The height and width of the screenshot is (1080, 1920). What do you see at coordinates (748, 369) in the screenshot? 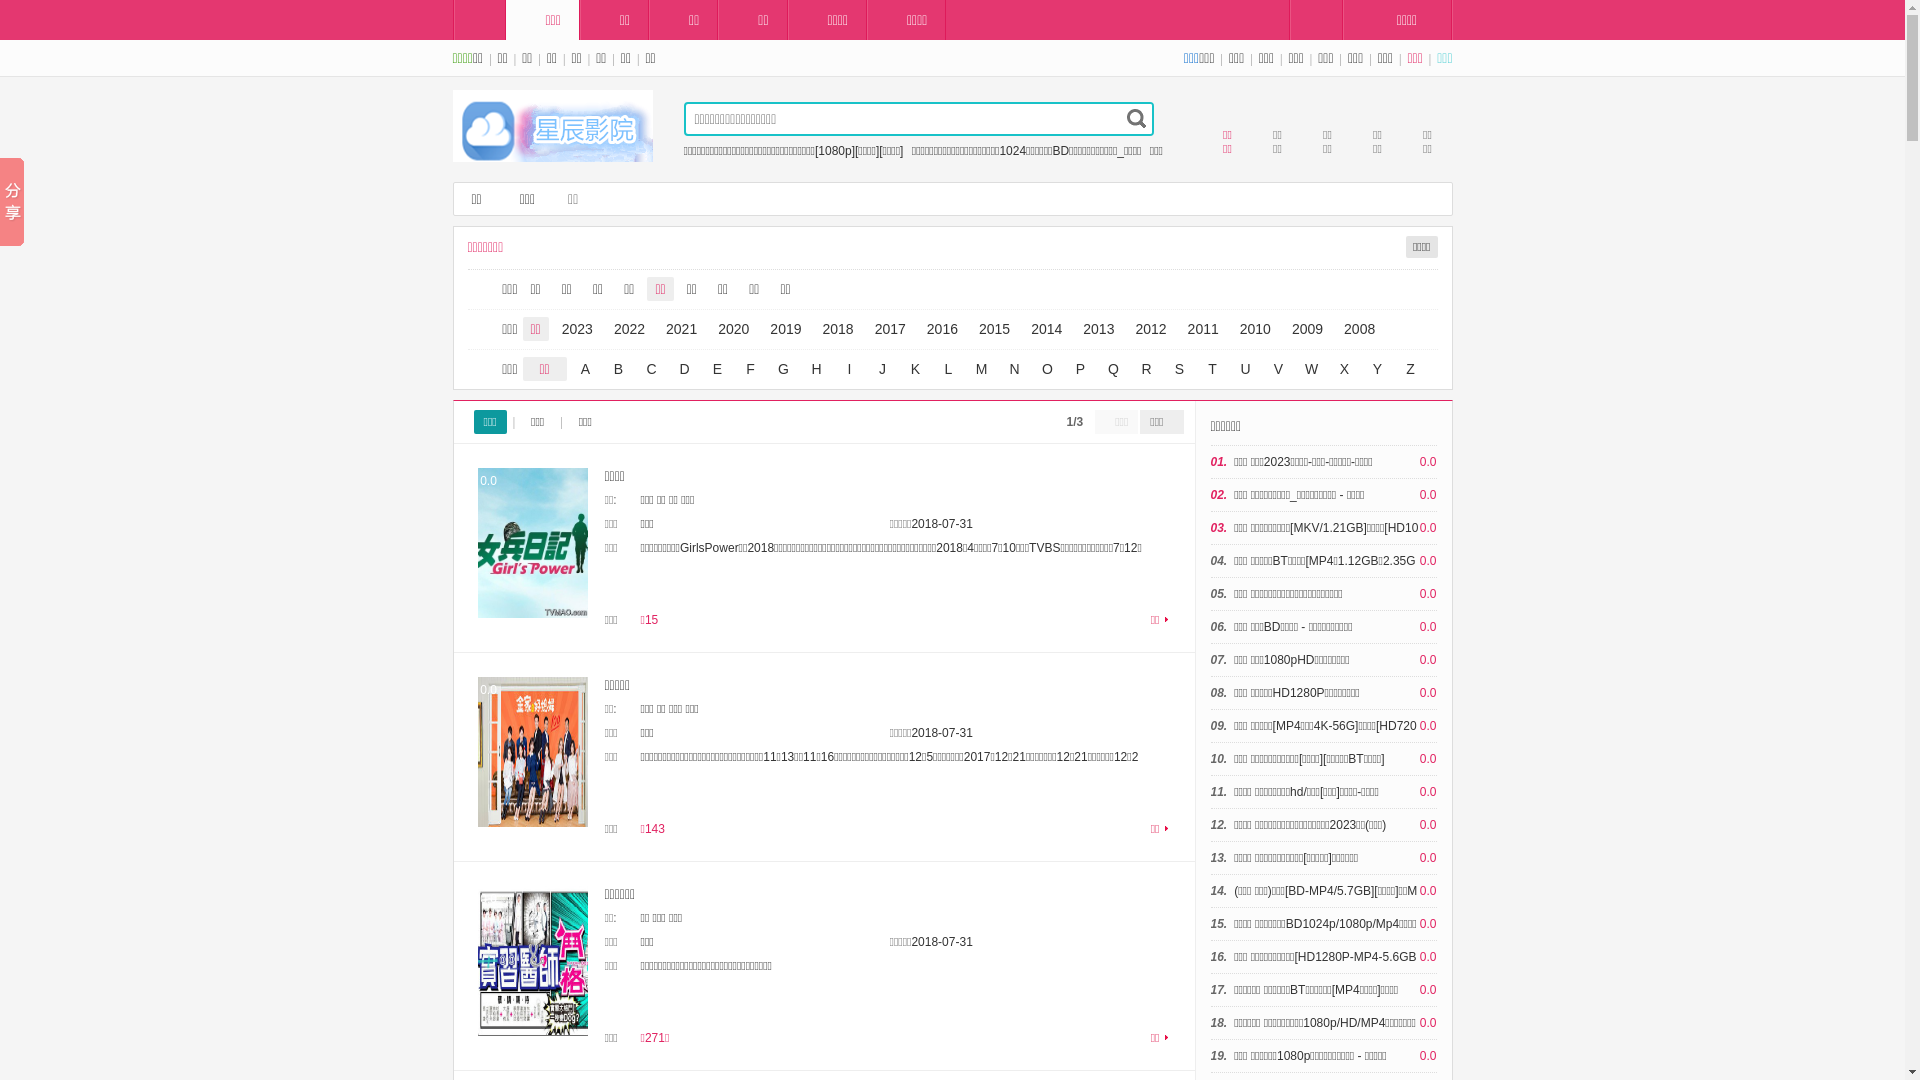
I see `'F'` at bounding box center [748, 369].